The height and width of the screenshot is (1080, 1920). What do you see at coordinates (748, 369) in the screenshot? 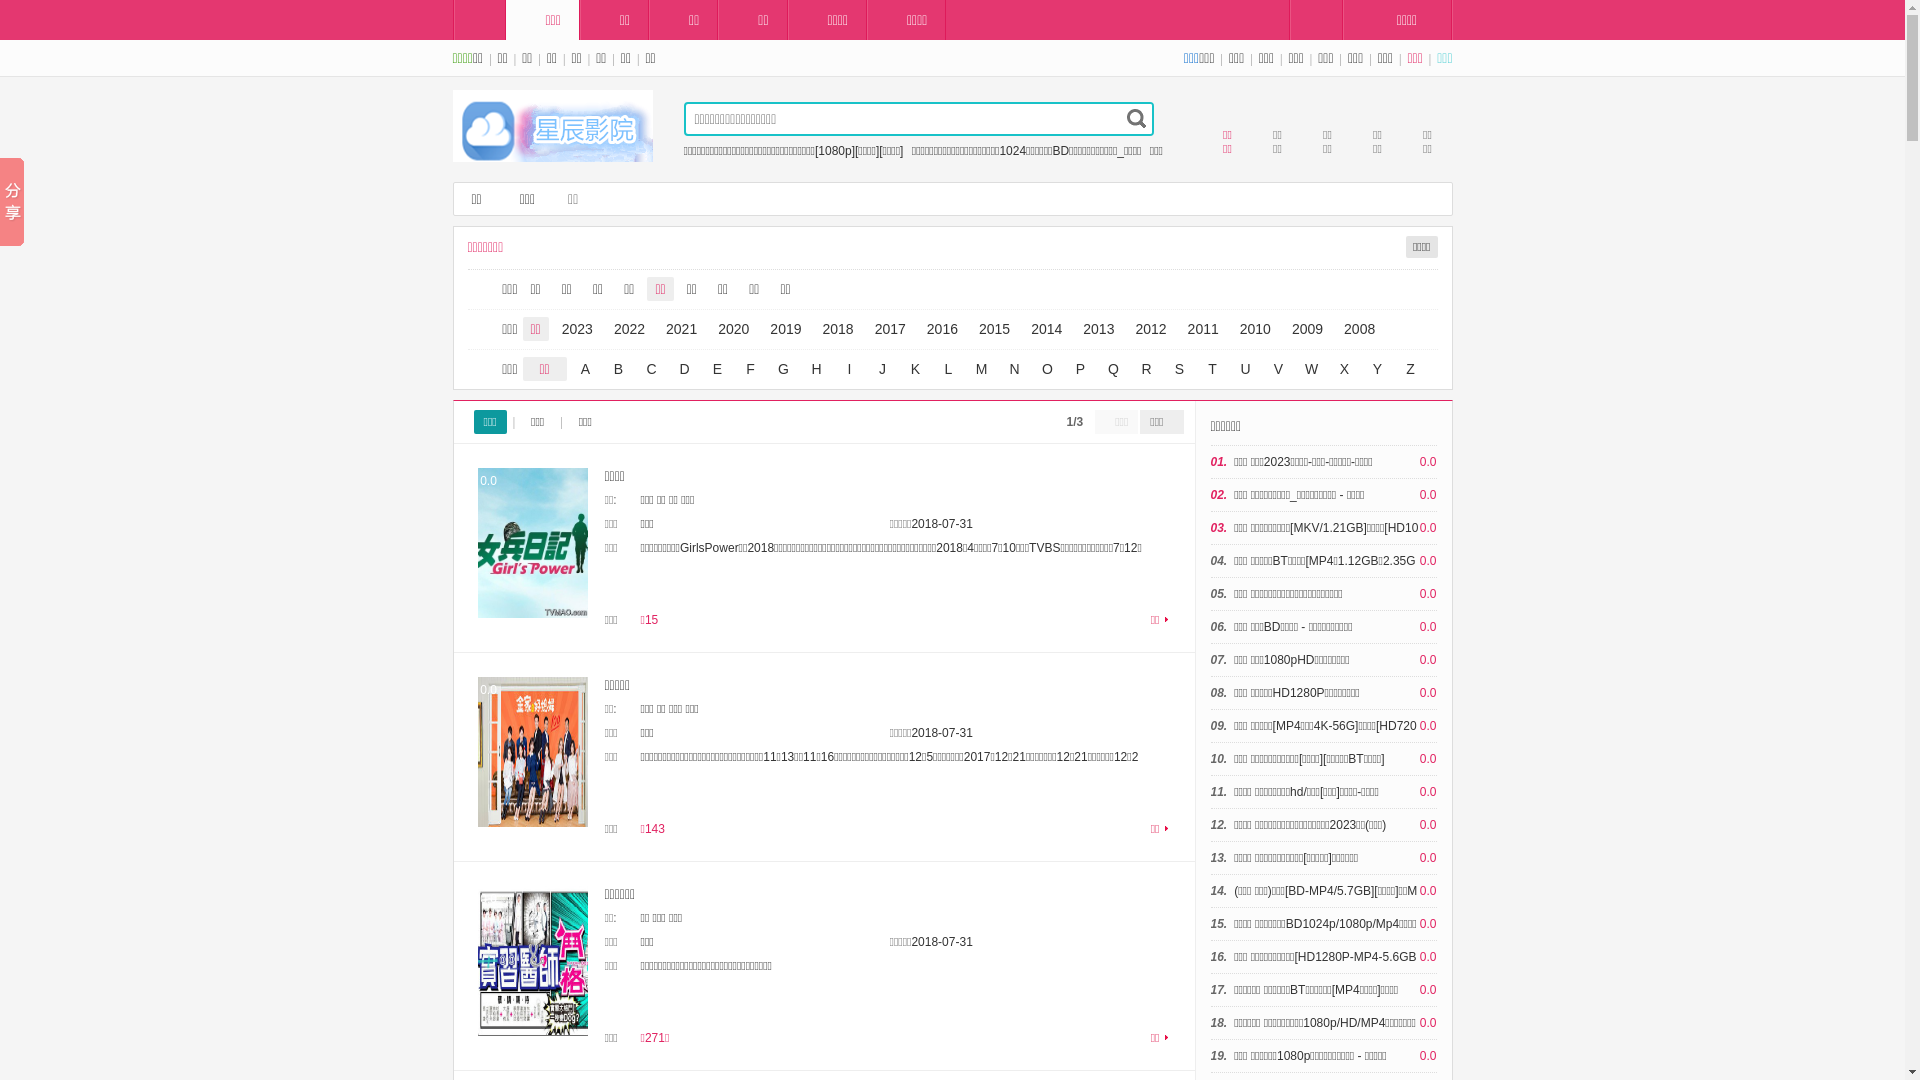
I see `'F'` at bounding box center [748, 369].